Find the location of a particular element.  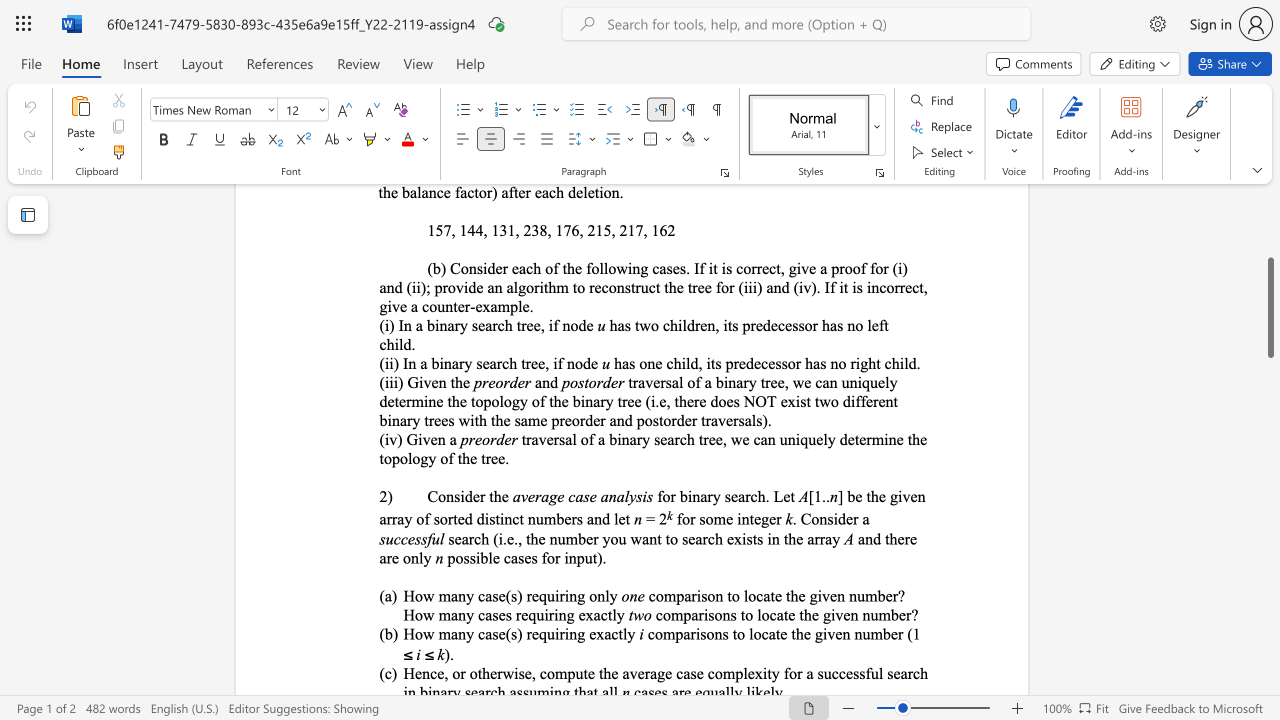

the subset text "der th" within the text "Consider the" is located at coordinates (463, 495).